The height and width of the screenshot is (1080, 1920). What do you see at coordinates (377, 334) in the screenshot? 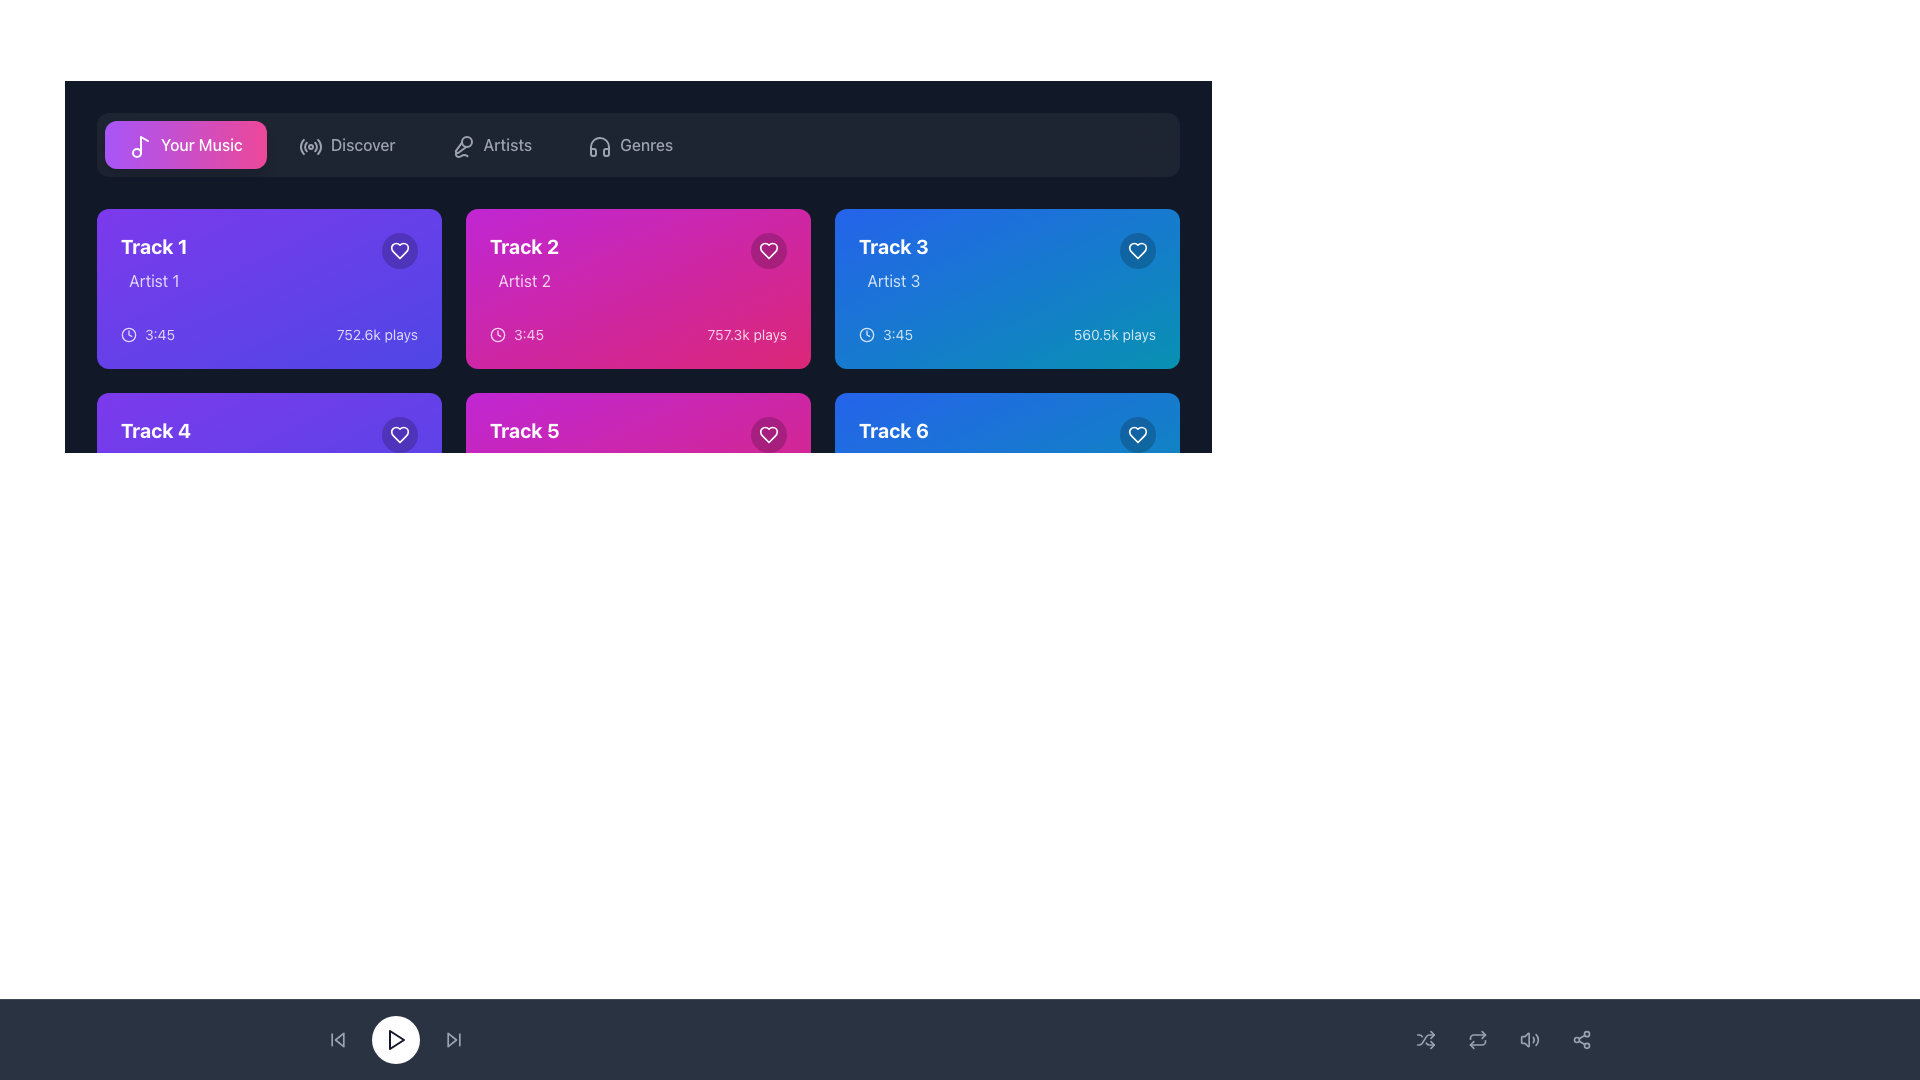
I see `the static text element displaying '752.6k plays' located on the bottom-right section of the purple card in the 'Track 1' card` at bounding box center [377, 334].